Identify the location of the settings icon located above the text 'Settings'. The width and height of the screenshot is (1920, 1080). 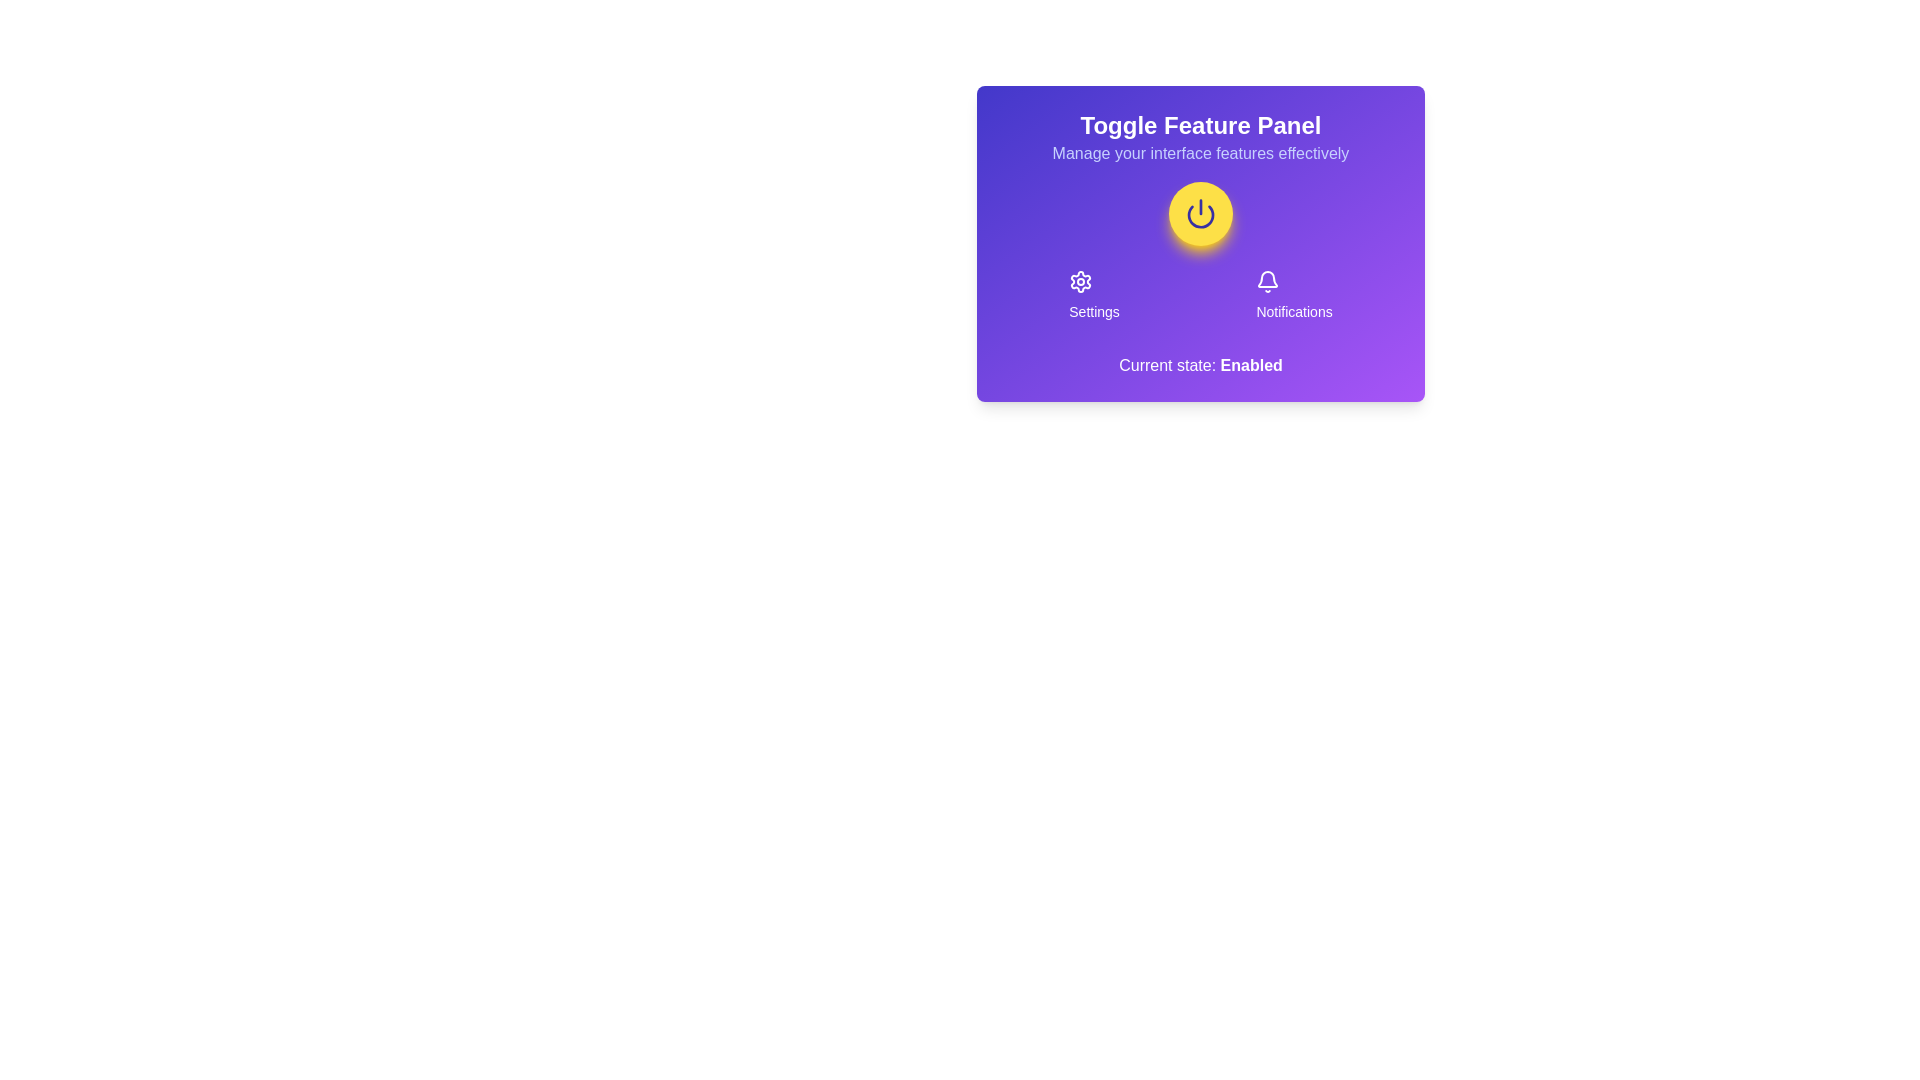
(1080, 281).